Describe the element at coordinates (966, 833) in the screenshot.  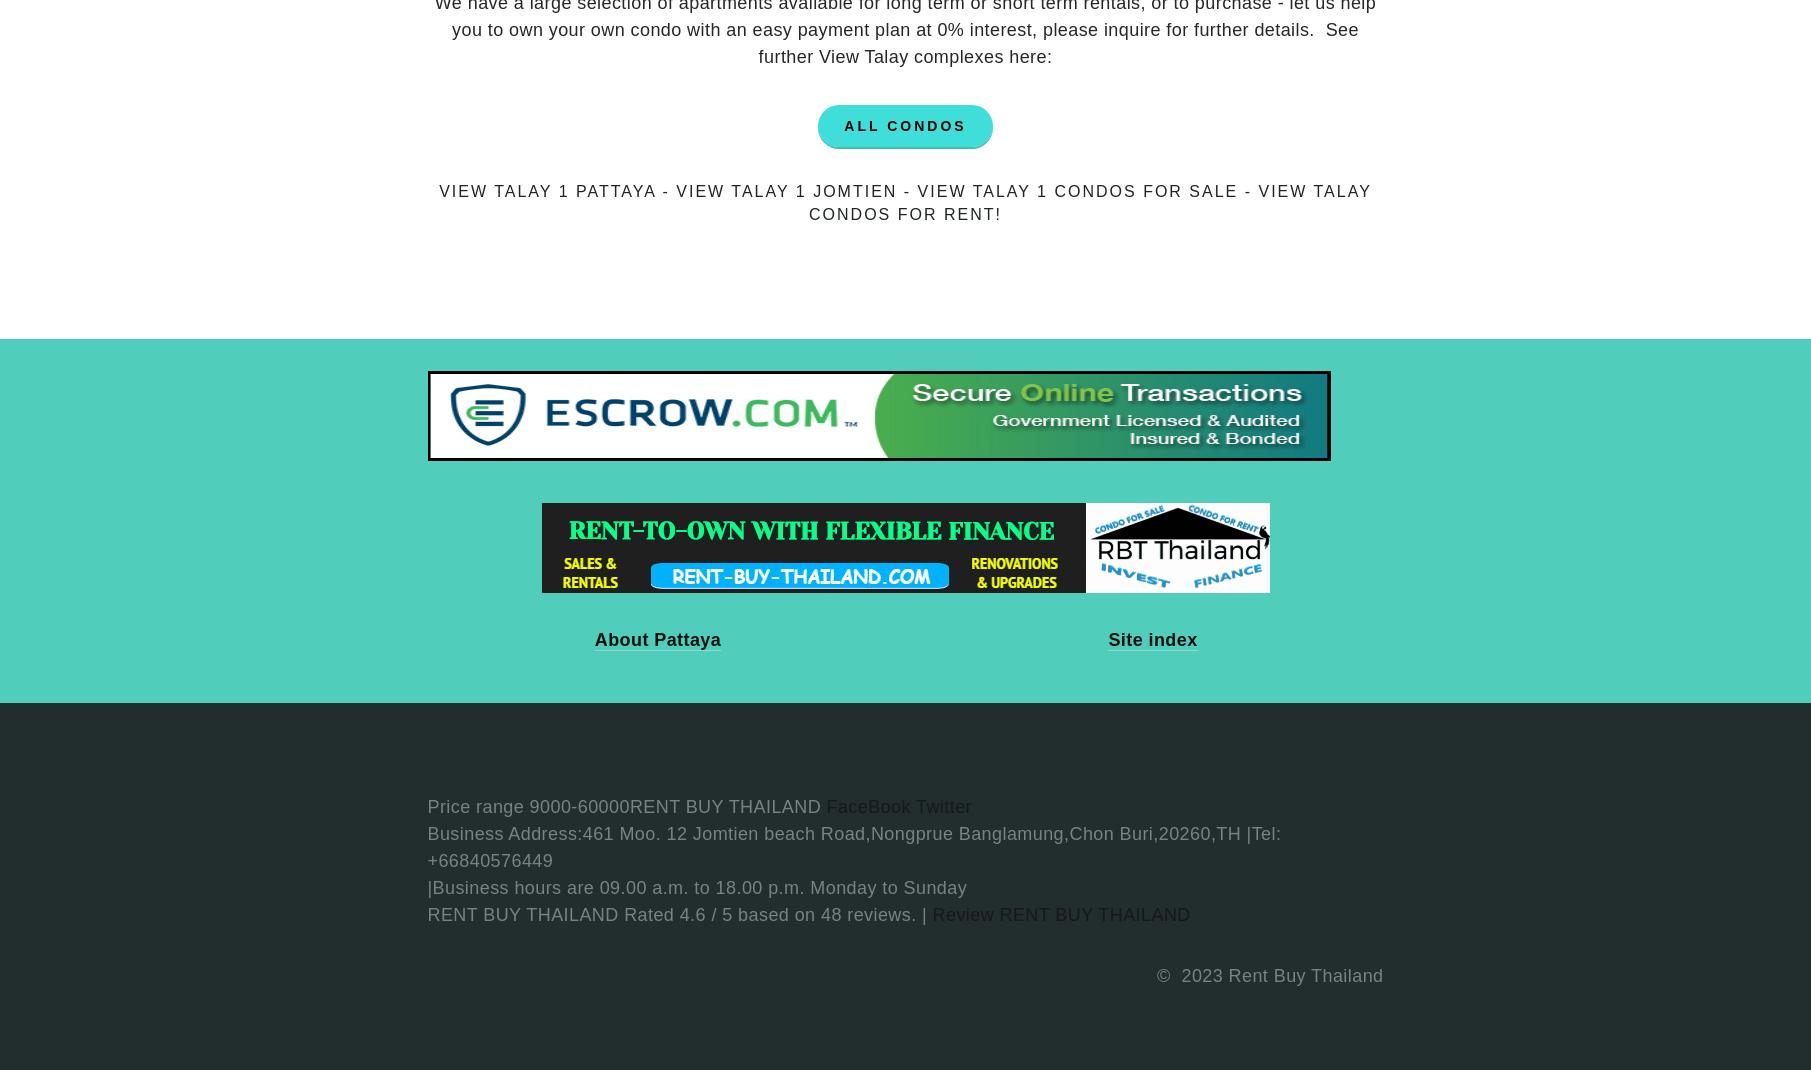
I see `'Nongprue Banglamung'` at that location.